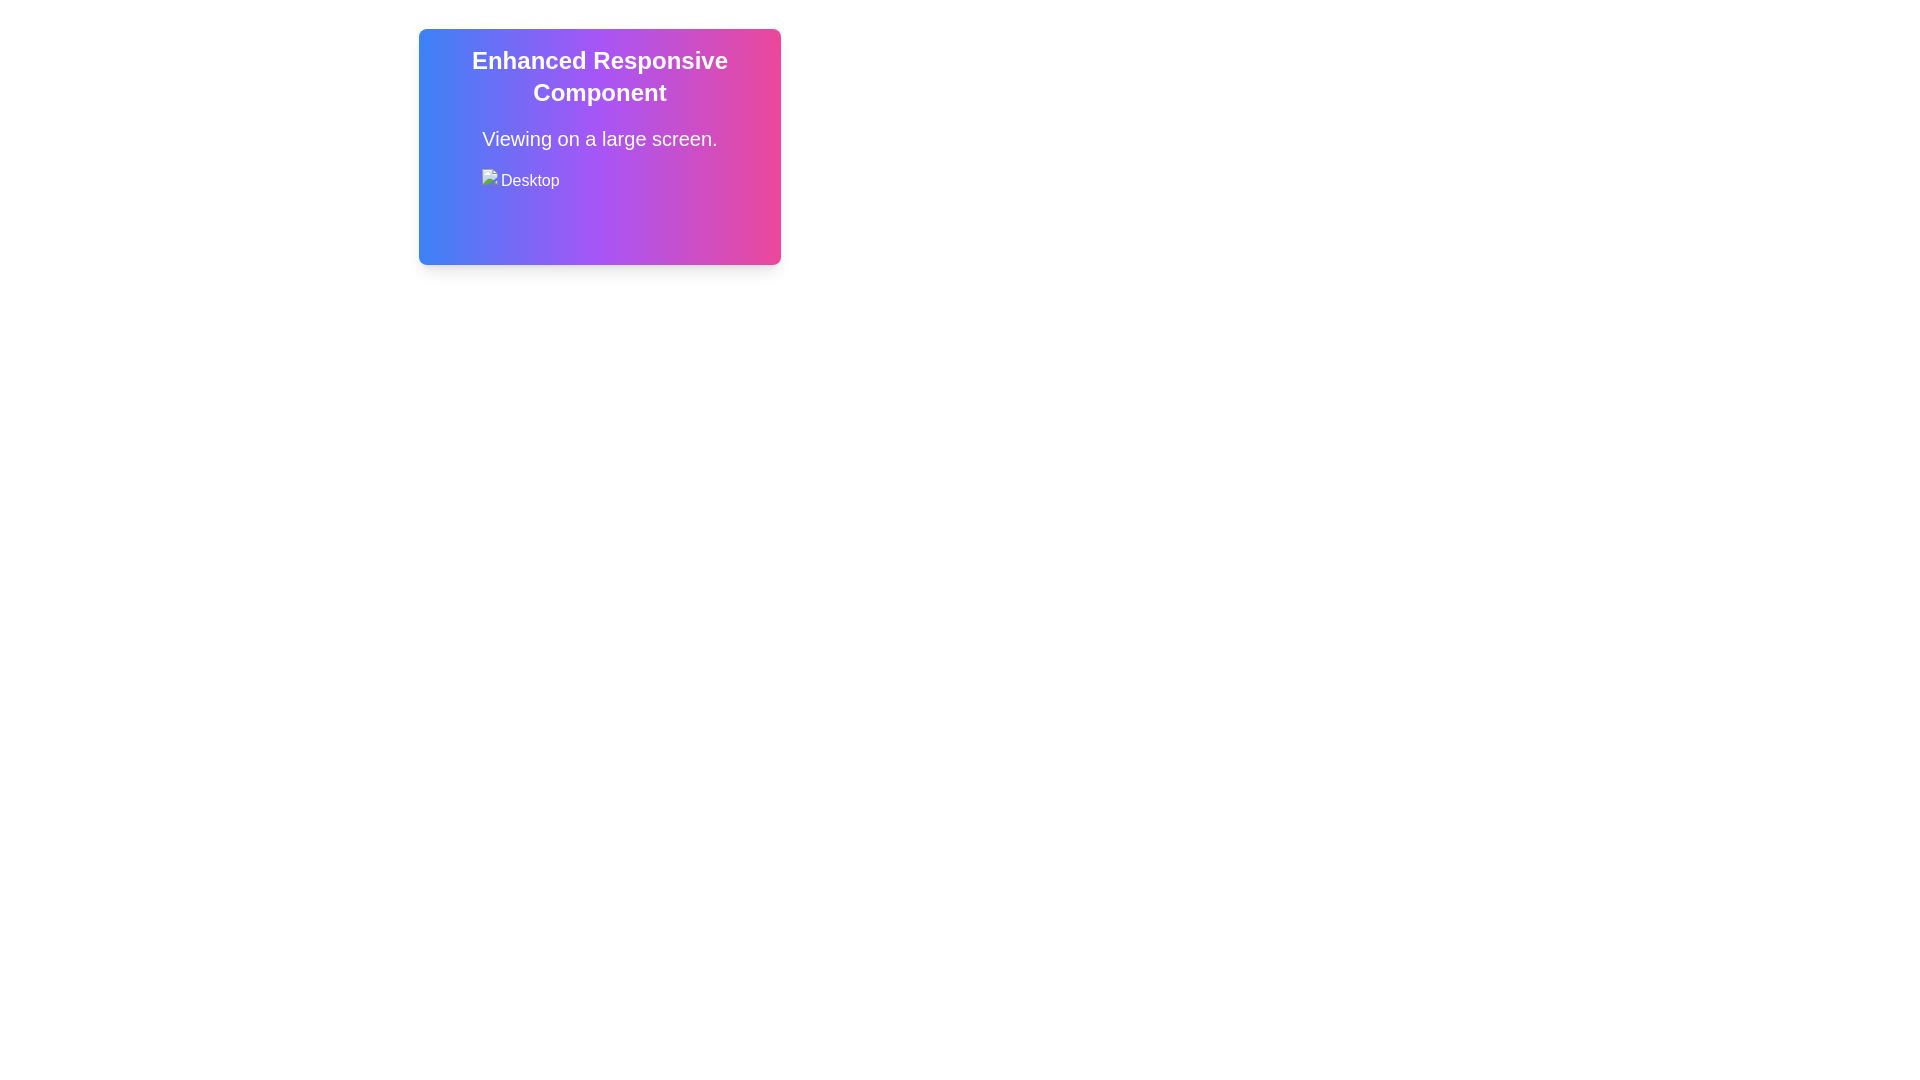 Image resolution: width=1920 pixels, height=1080 pixels. I want to click on the bold text element that reads 'ENHANCED RESPONSIVE COMPONENT', prominently displayed within a gradient-styled background, so click(599, 76).